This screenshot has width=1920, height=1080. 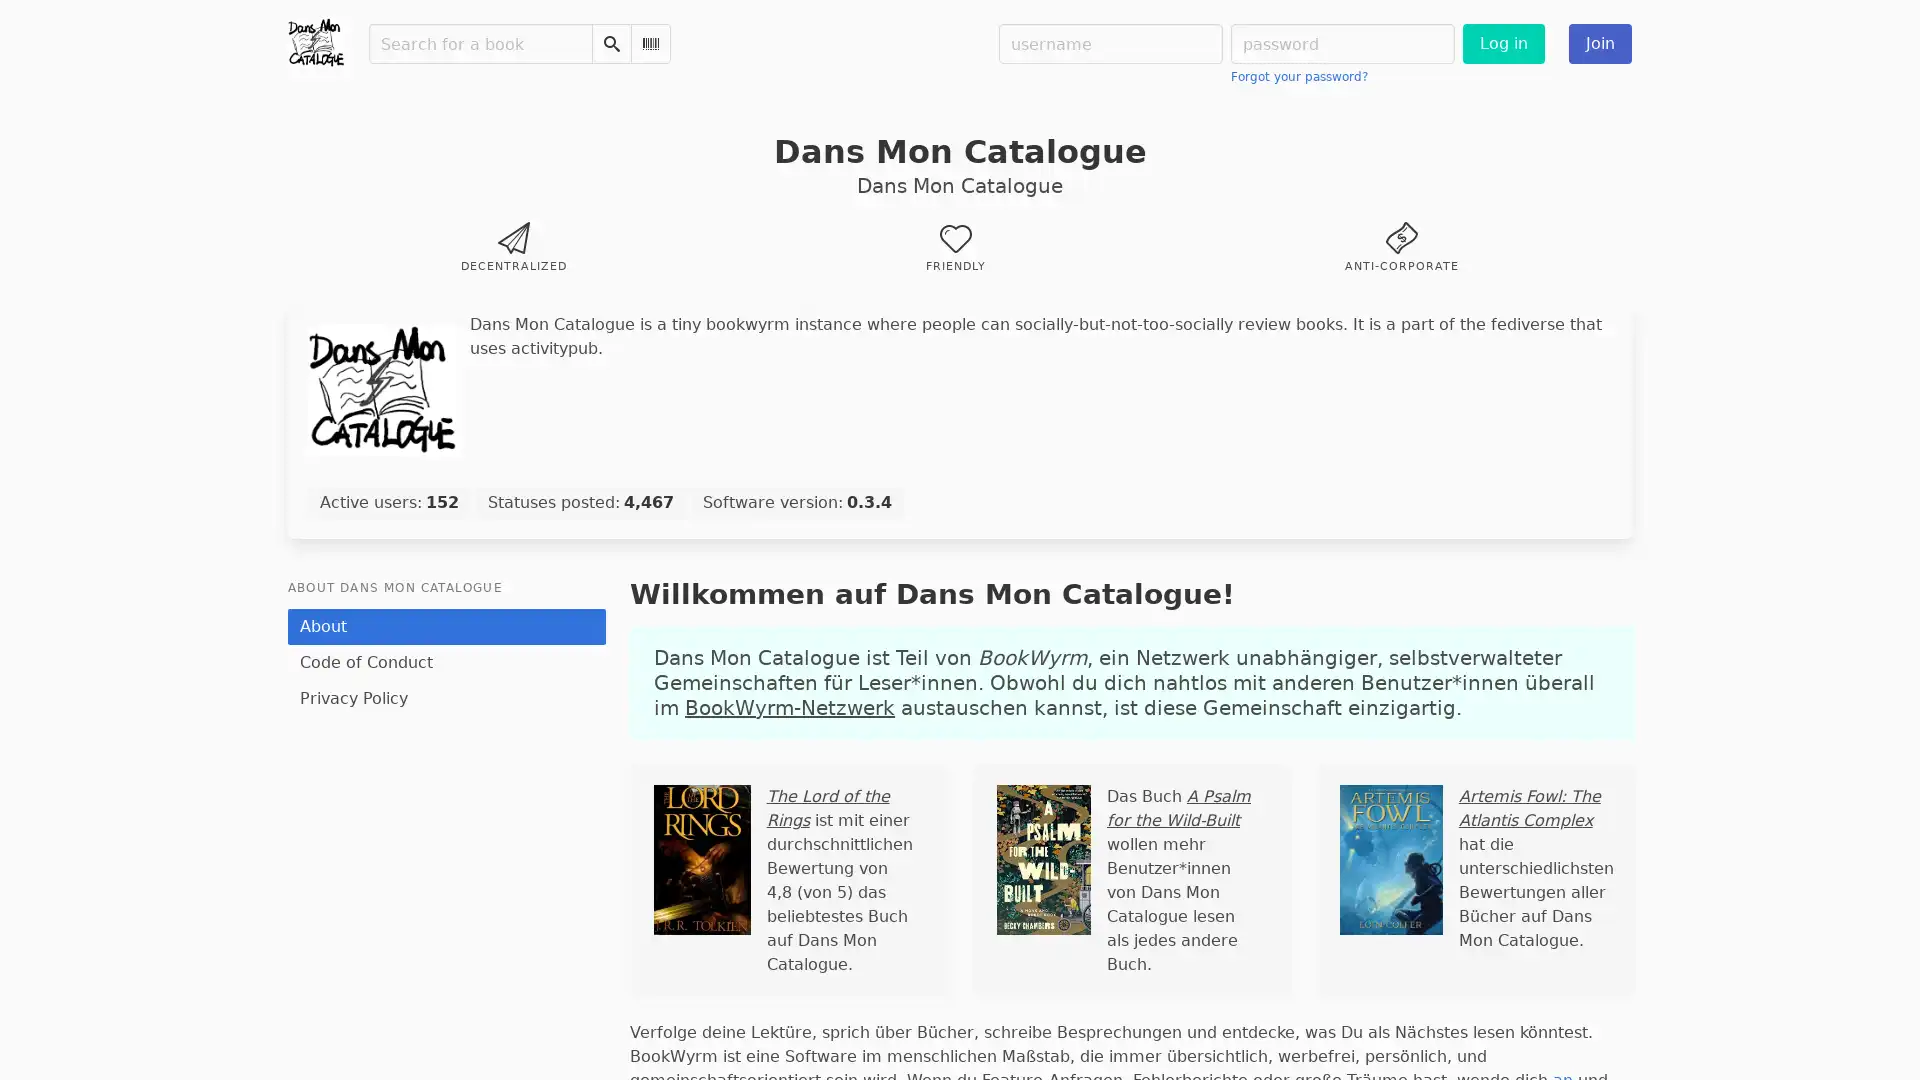 What do you see at coordinates (610, 43) in the screenshot?
I see `Search` at bounding box center [610, 43].